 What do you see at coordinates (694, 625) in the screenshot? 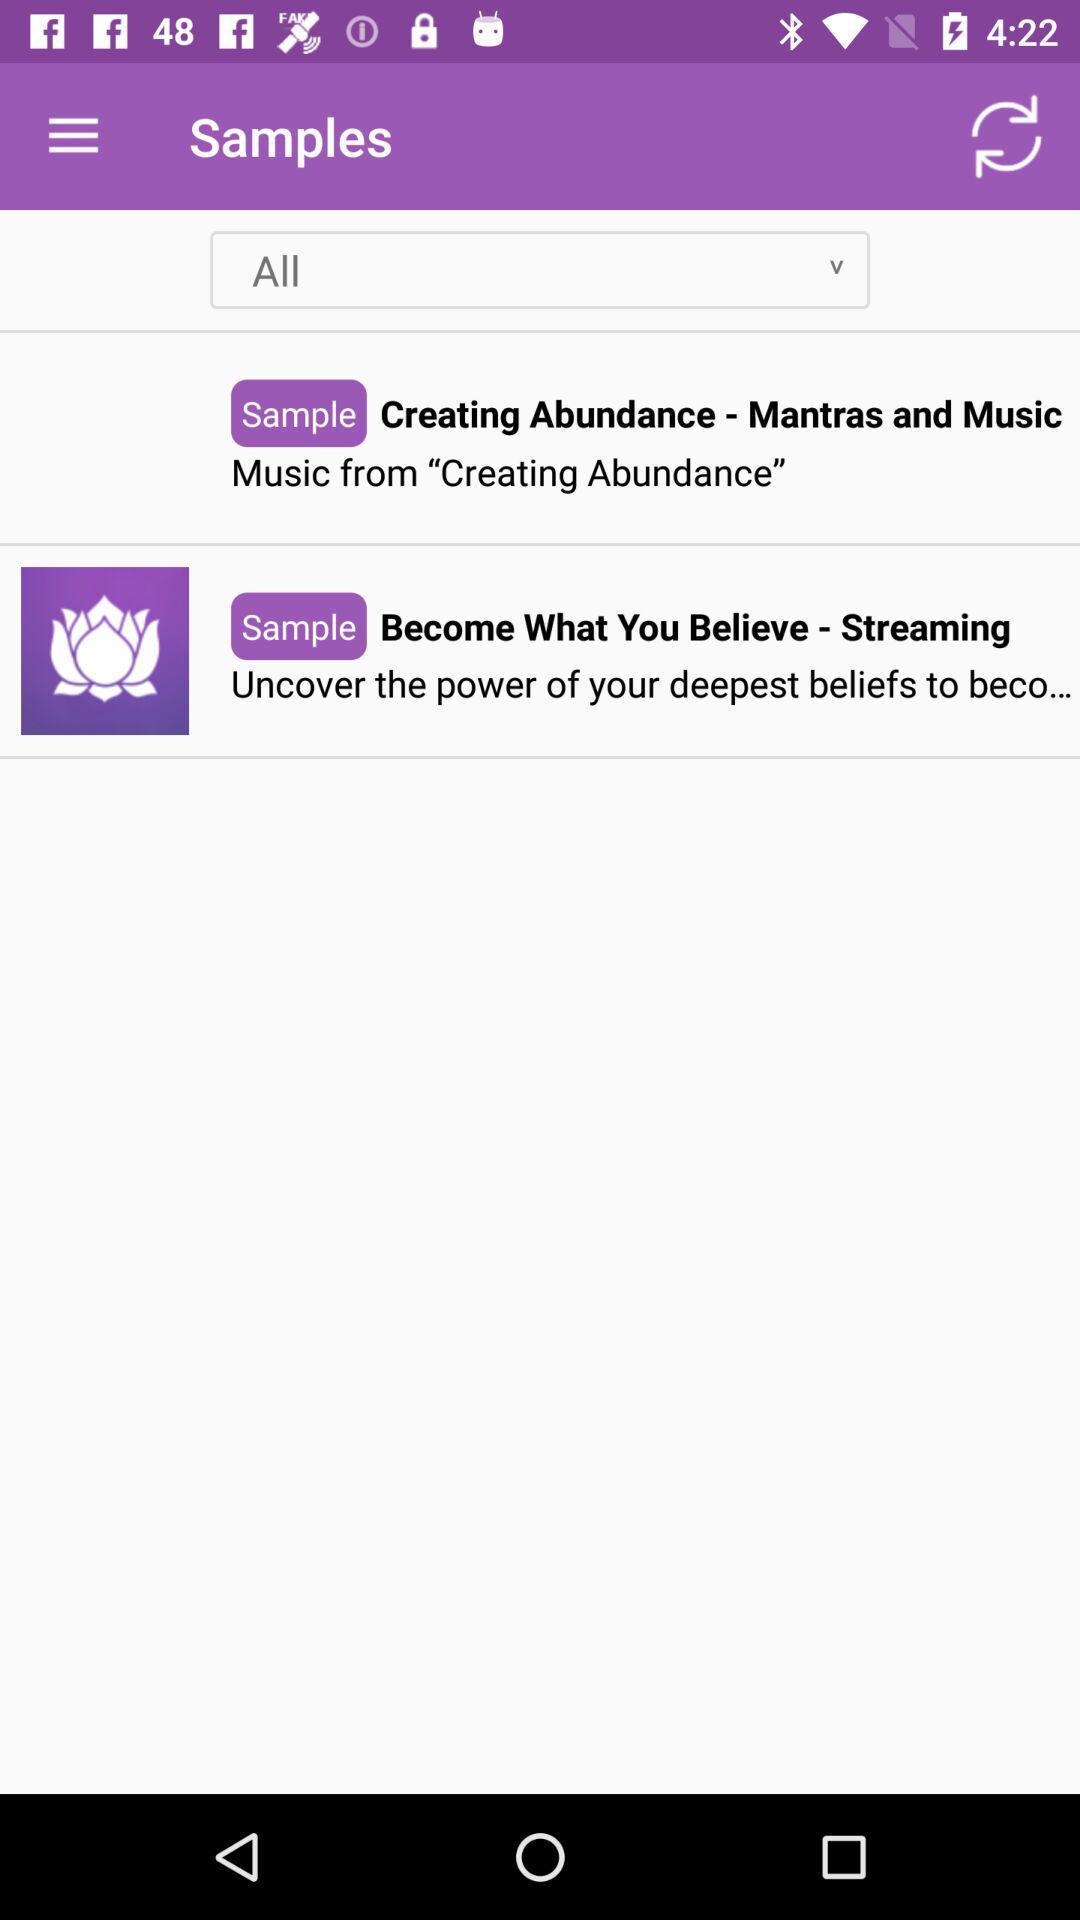
I see `the icon below the music from creating item` at bounding box center [694, 625].